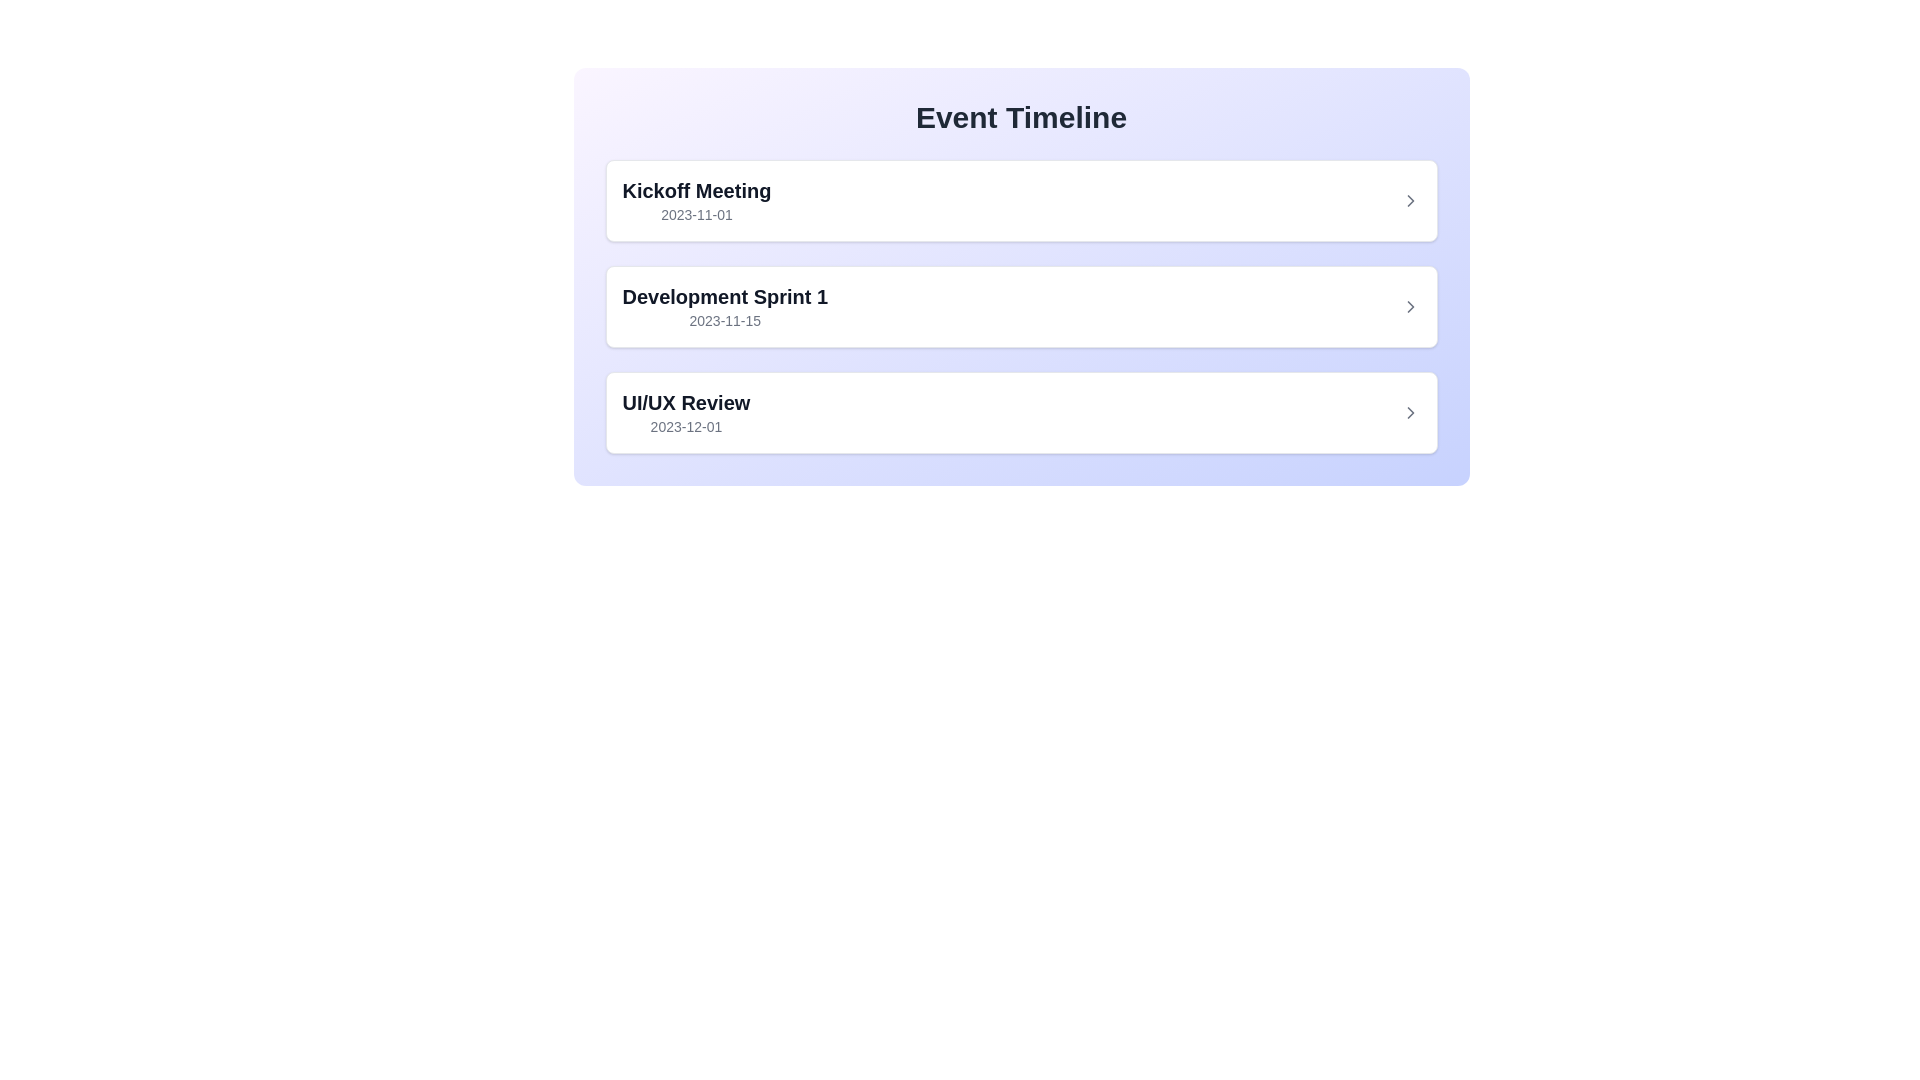  I want to click on the static text label or heading that serves as the title or main identifier of an event item in the timeline, located in the upper left of its card-like layout, so click(696, 191).